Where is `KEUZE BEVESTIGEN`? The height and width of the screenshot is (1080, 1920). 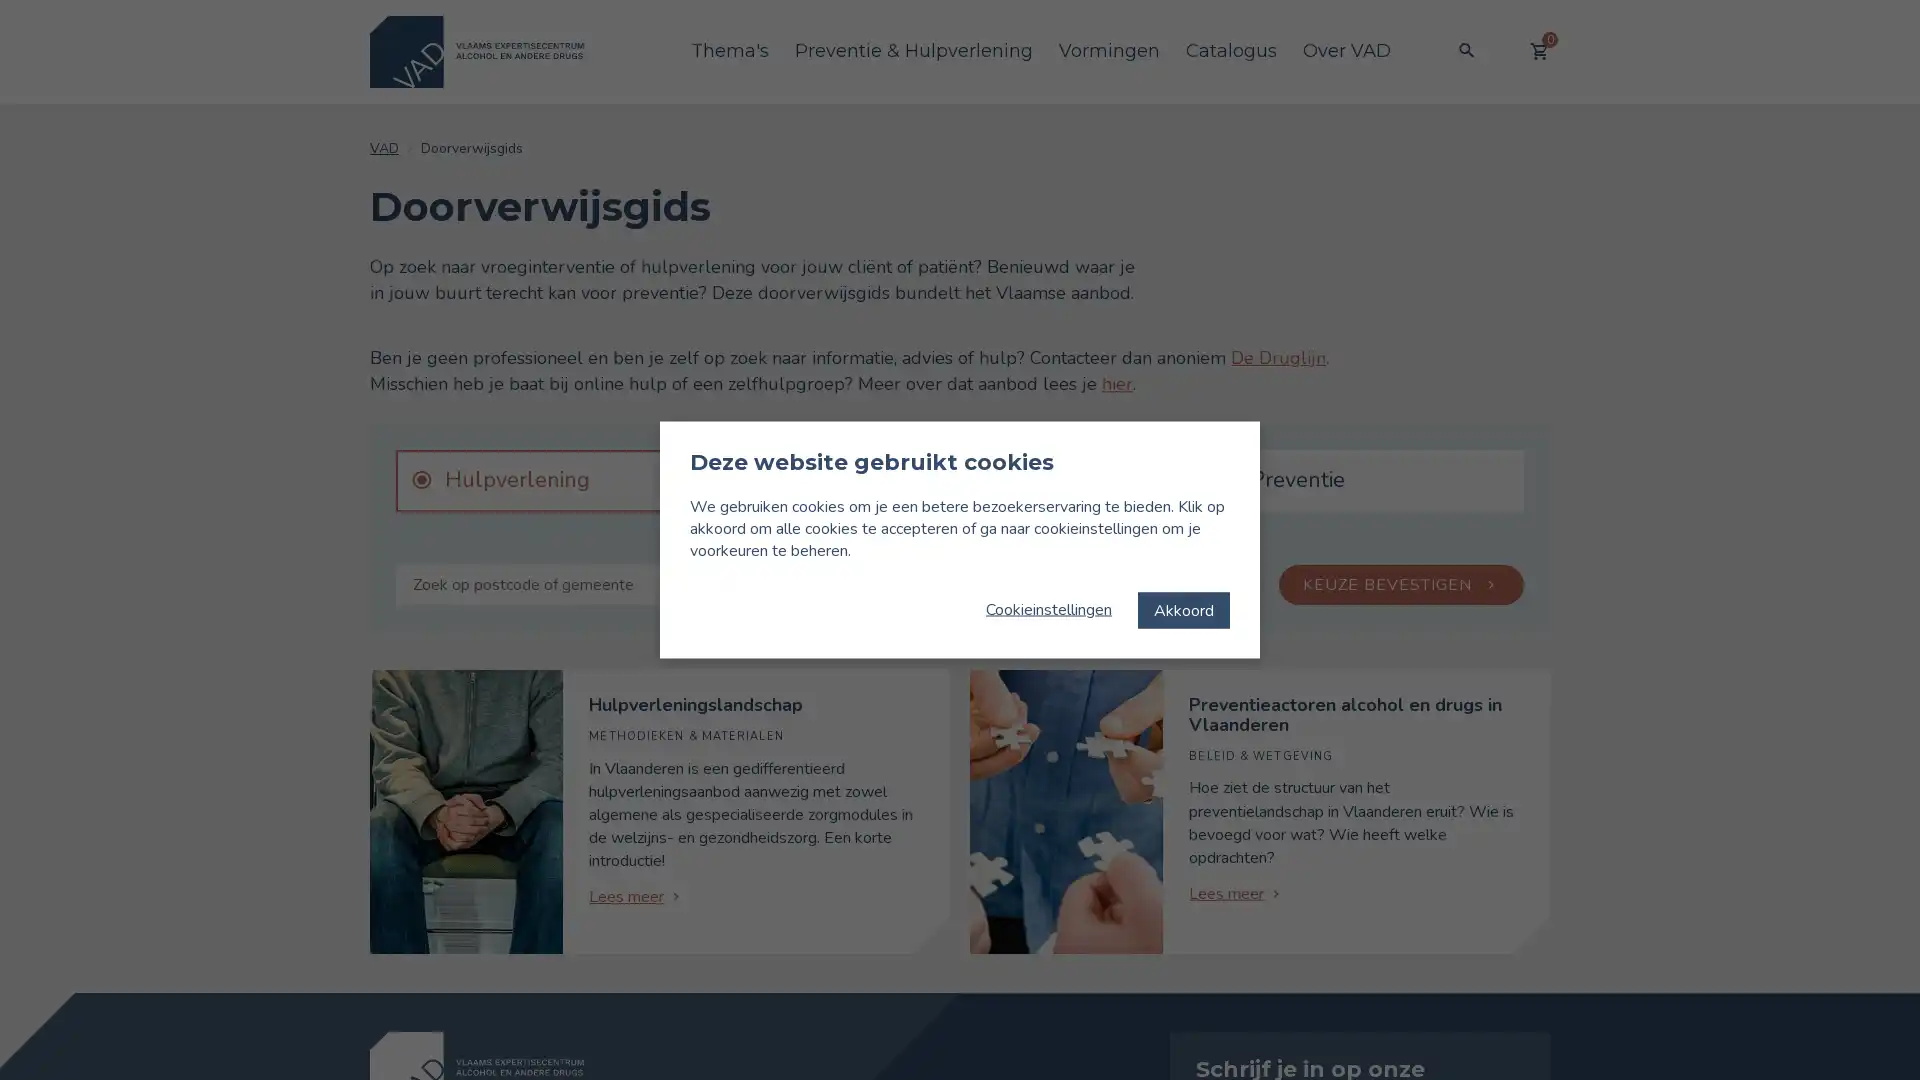
KEUZE BEVESTIGEN is located at coordinates (1400, 583).